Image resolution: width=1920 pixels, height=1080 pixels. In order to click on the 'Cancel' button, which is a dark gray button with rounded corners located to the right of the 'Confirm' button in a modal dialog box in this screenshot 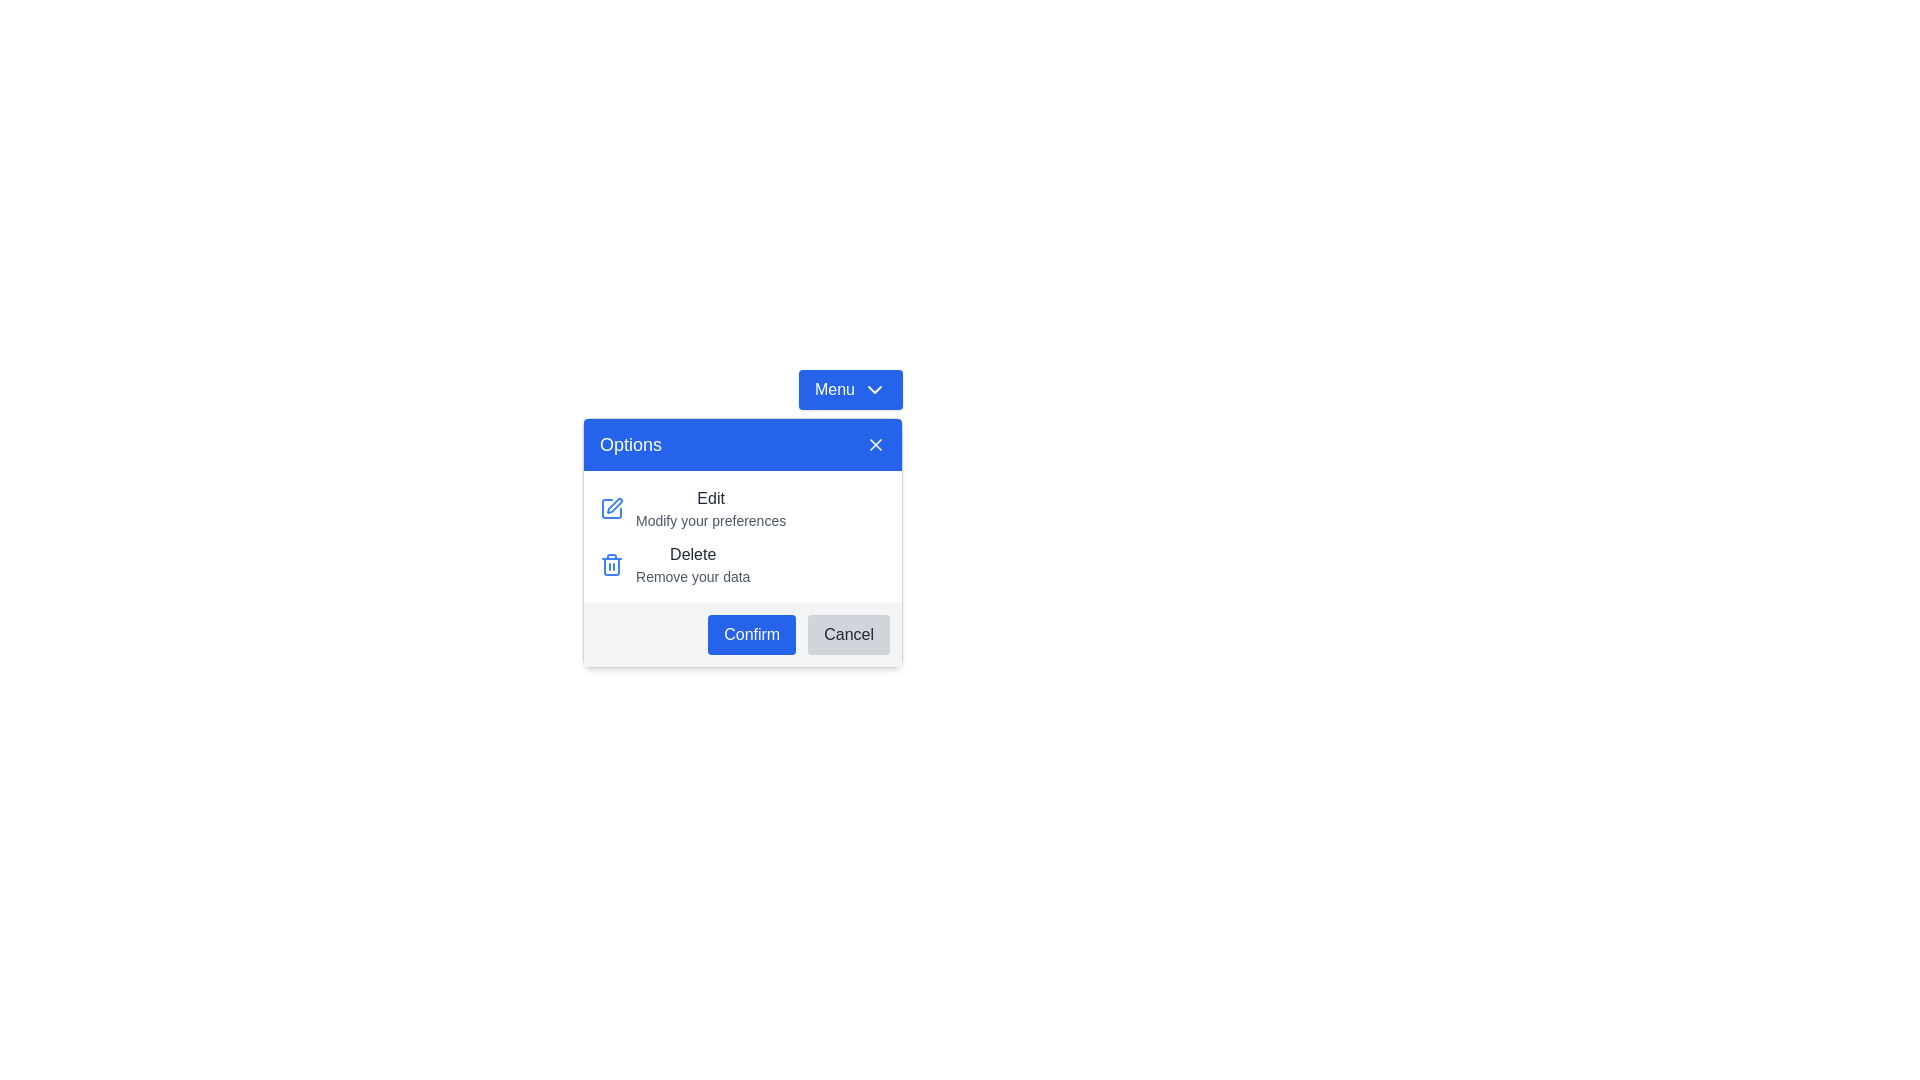, I will do `click(849, 635)`.